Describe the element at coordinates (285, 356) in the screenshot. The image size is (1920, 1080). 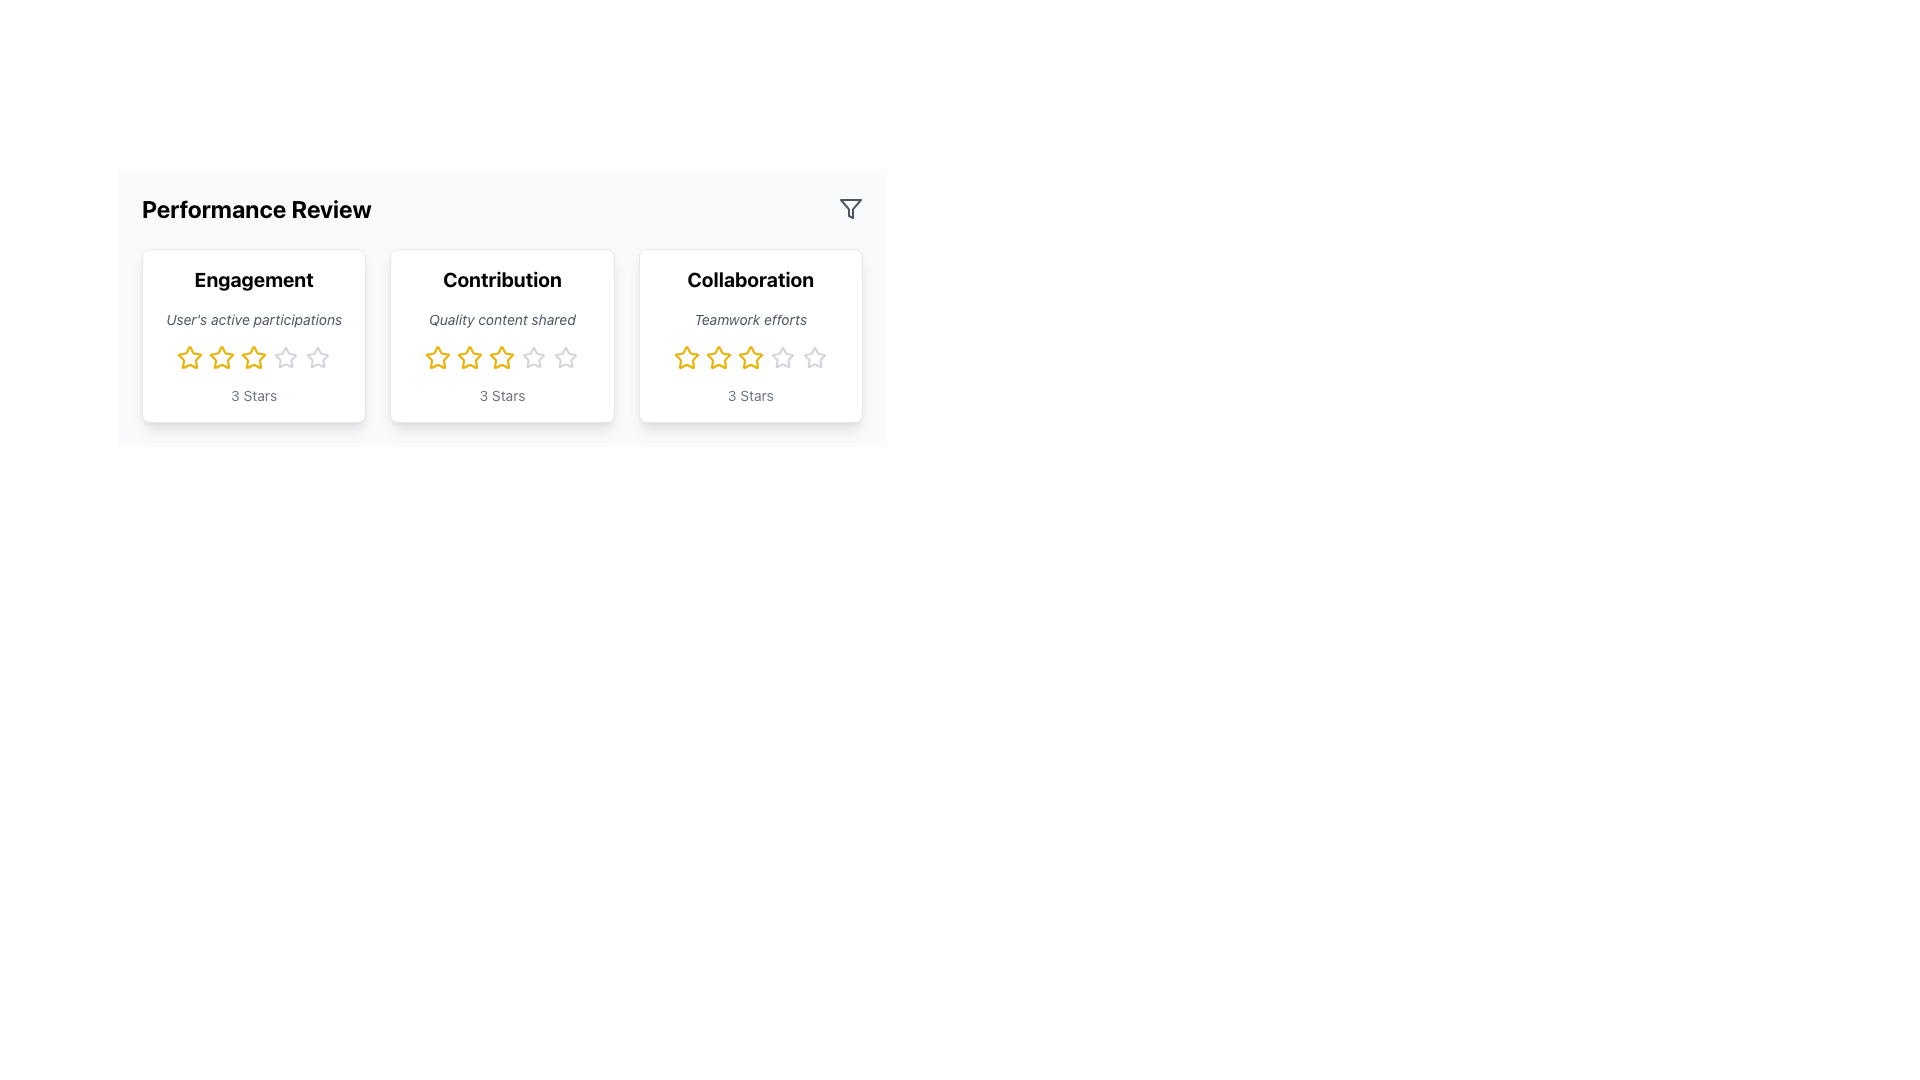
I see `the fourth star in the Star rating unit under the 'Engagement' section to select a rating level` at that location.